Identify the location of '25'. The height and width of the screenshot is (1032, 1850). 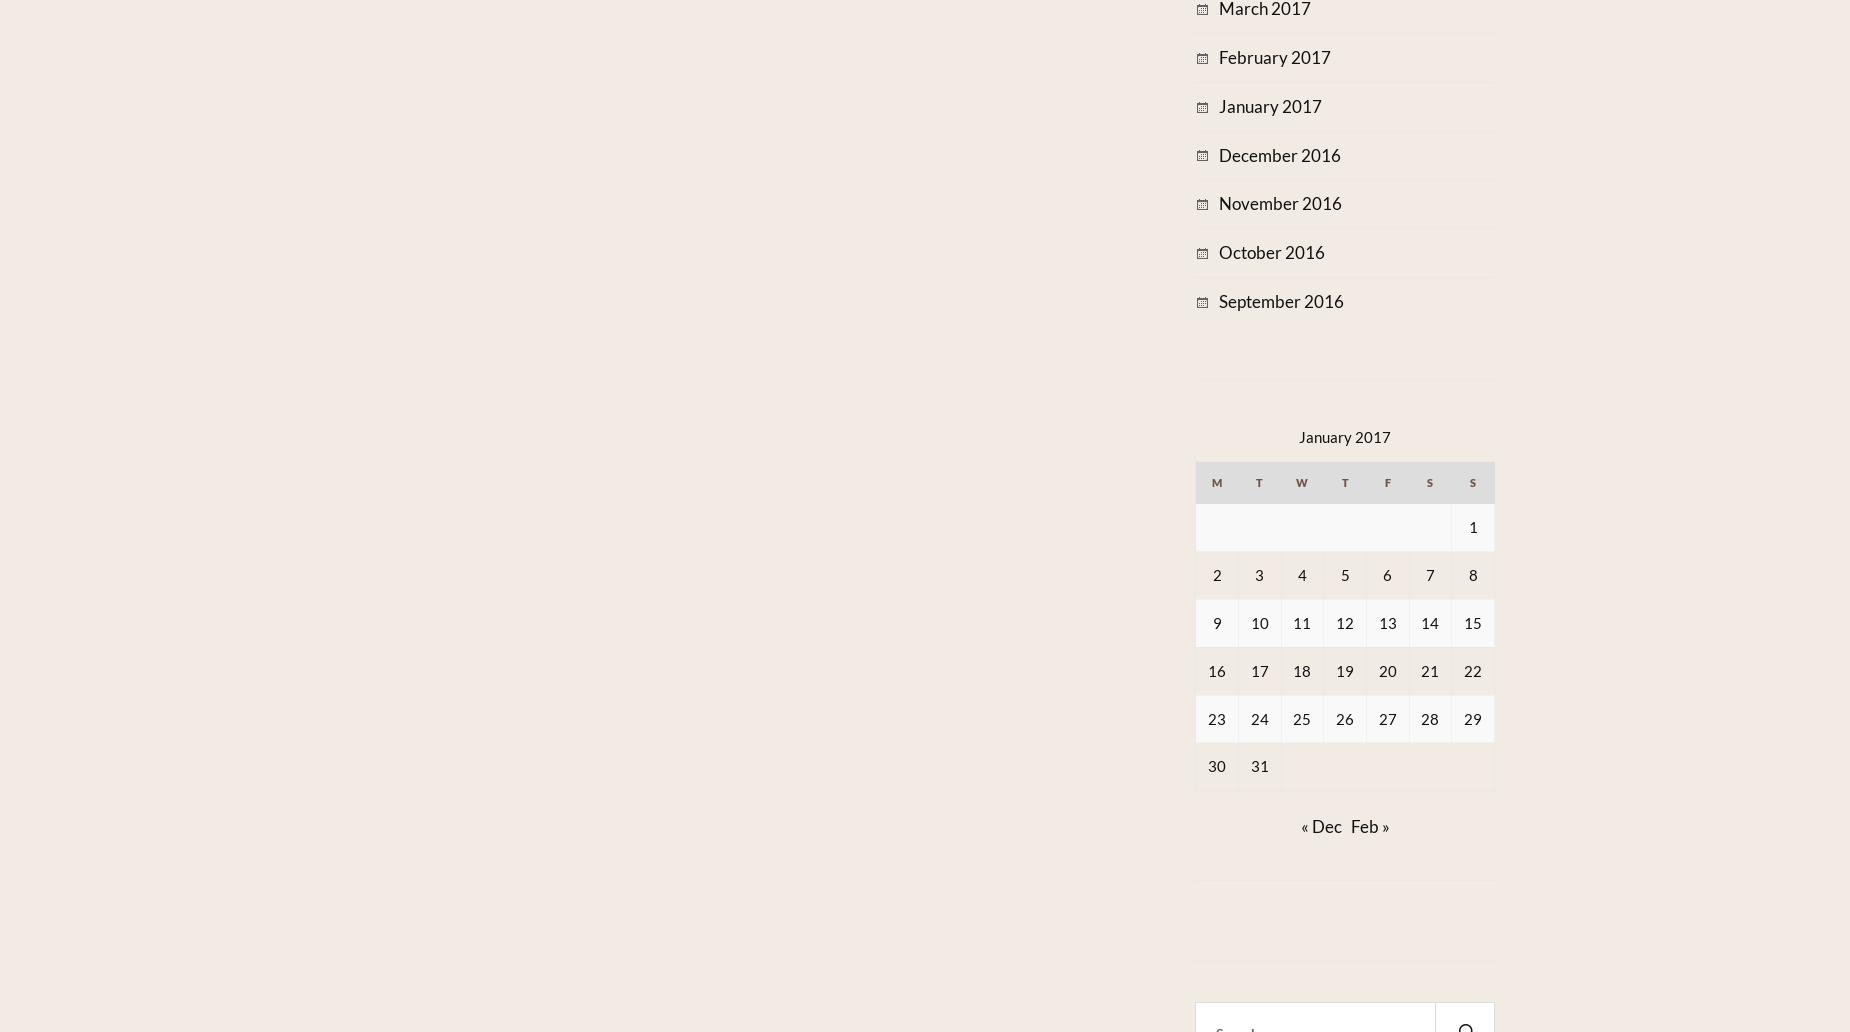
(1301, 716).